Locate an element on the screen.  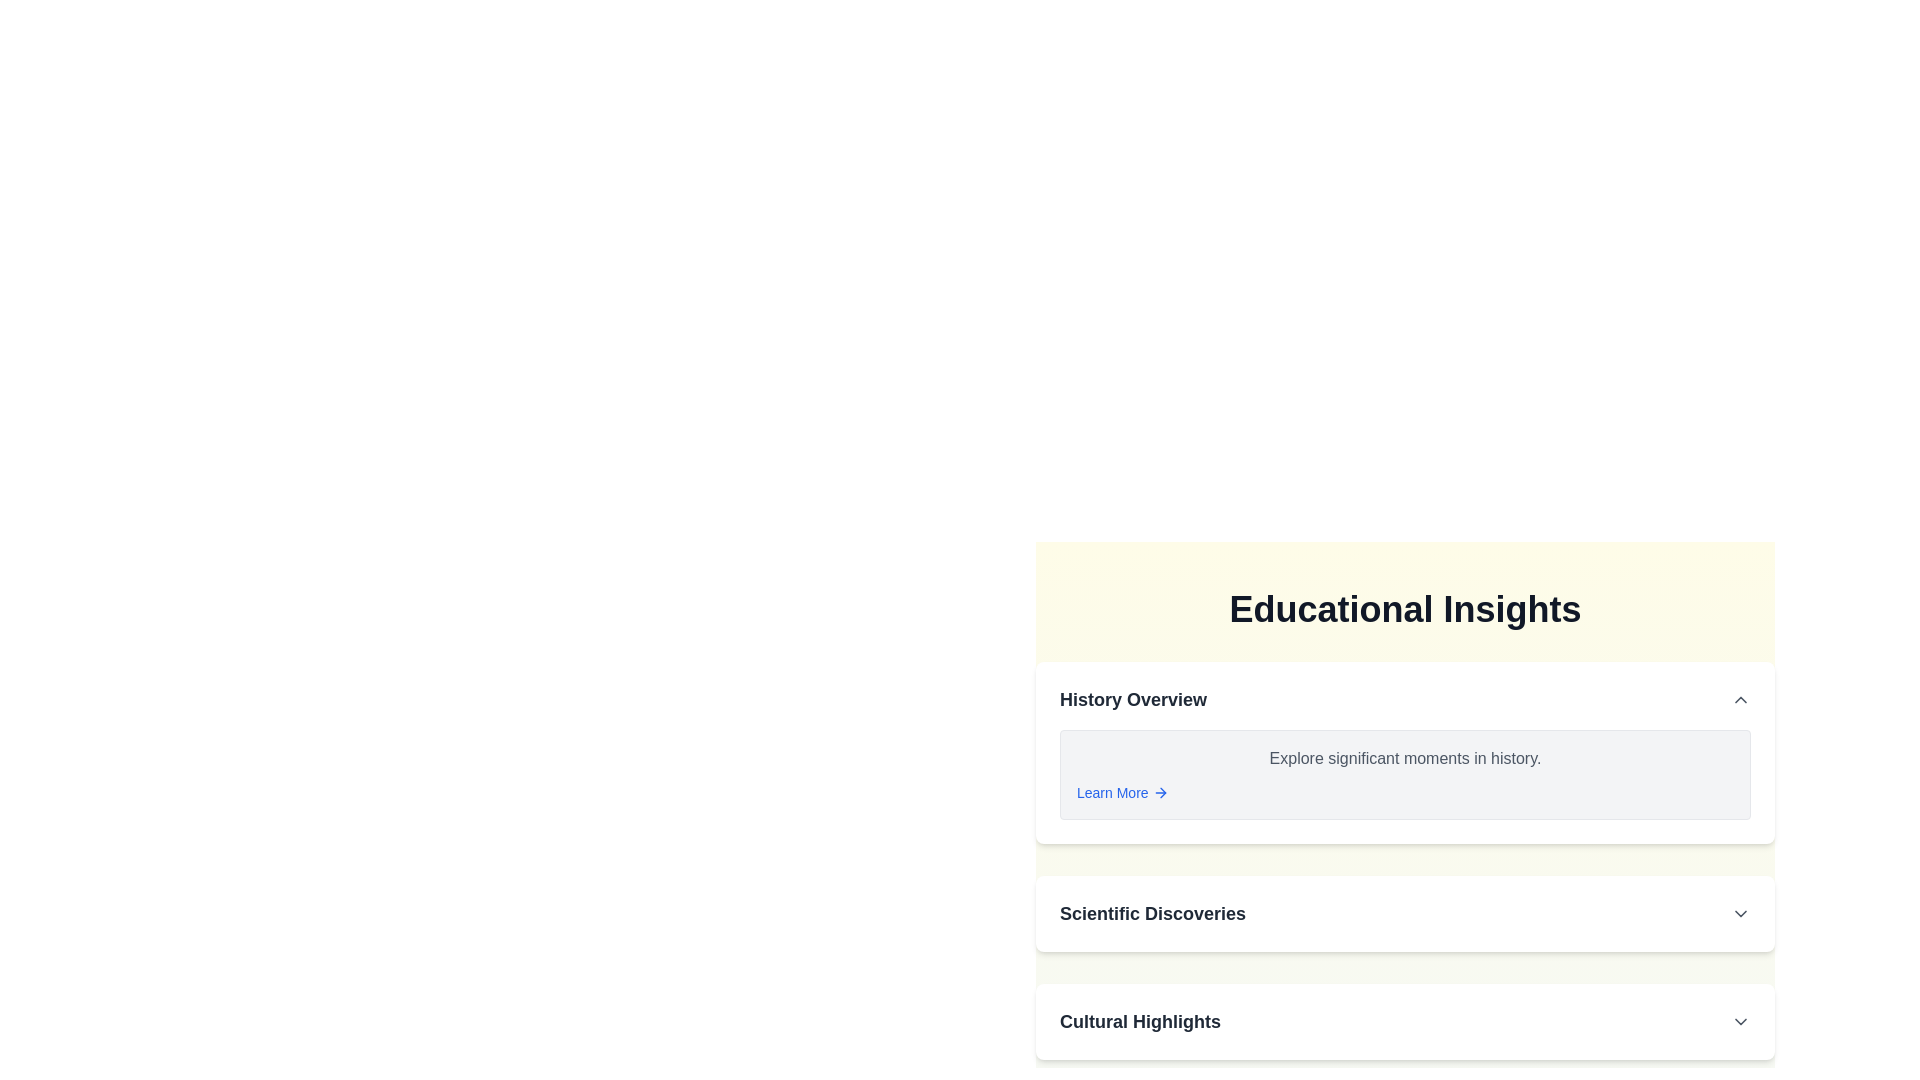
the text label that serves as a header or title for a section, encouraging users is located at coordinates (1140, 1022).